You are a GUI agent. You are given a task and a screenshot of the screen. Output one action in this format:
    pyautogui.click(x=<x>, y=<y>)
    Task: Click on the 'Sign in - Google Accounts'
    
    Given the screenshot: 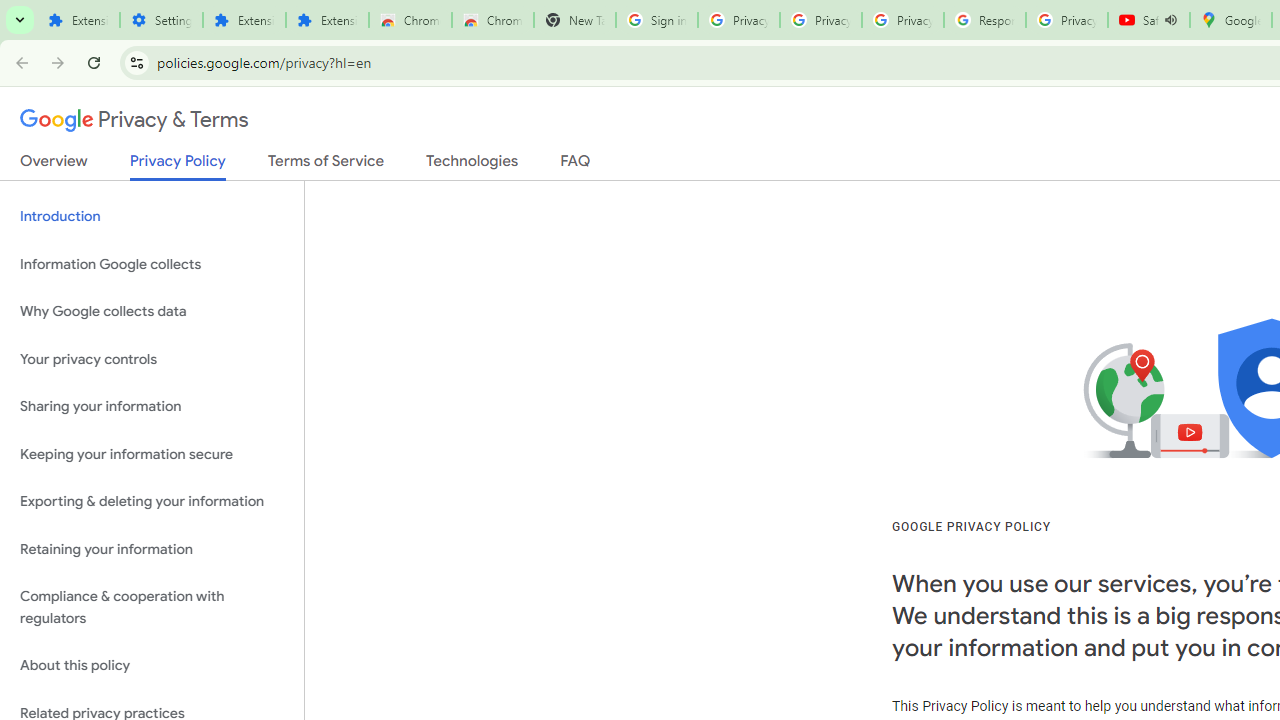 What is the action you would take?
    pyautogui.click(x=656, y=20)
    